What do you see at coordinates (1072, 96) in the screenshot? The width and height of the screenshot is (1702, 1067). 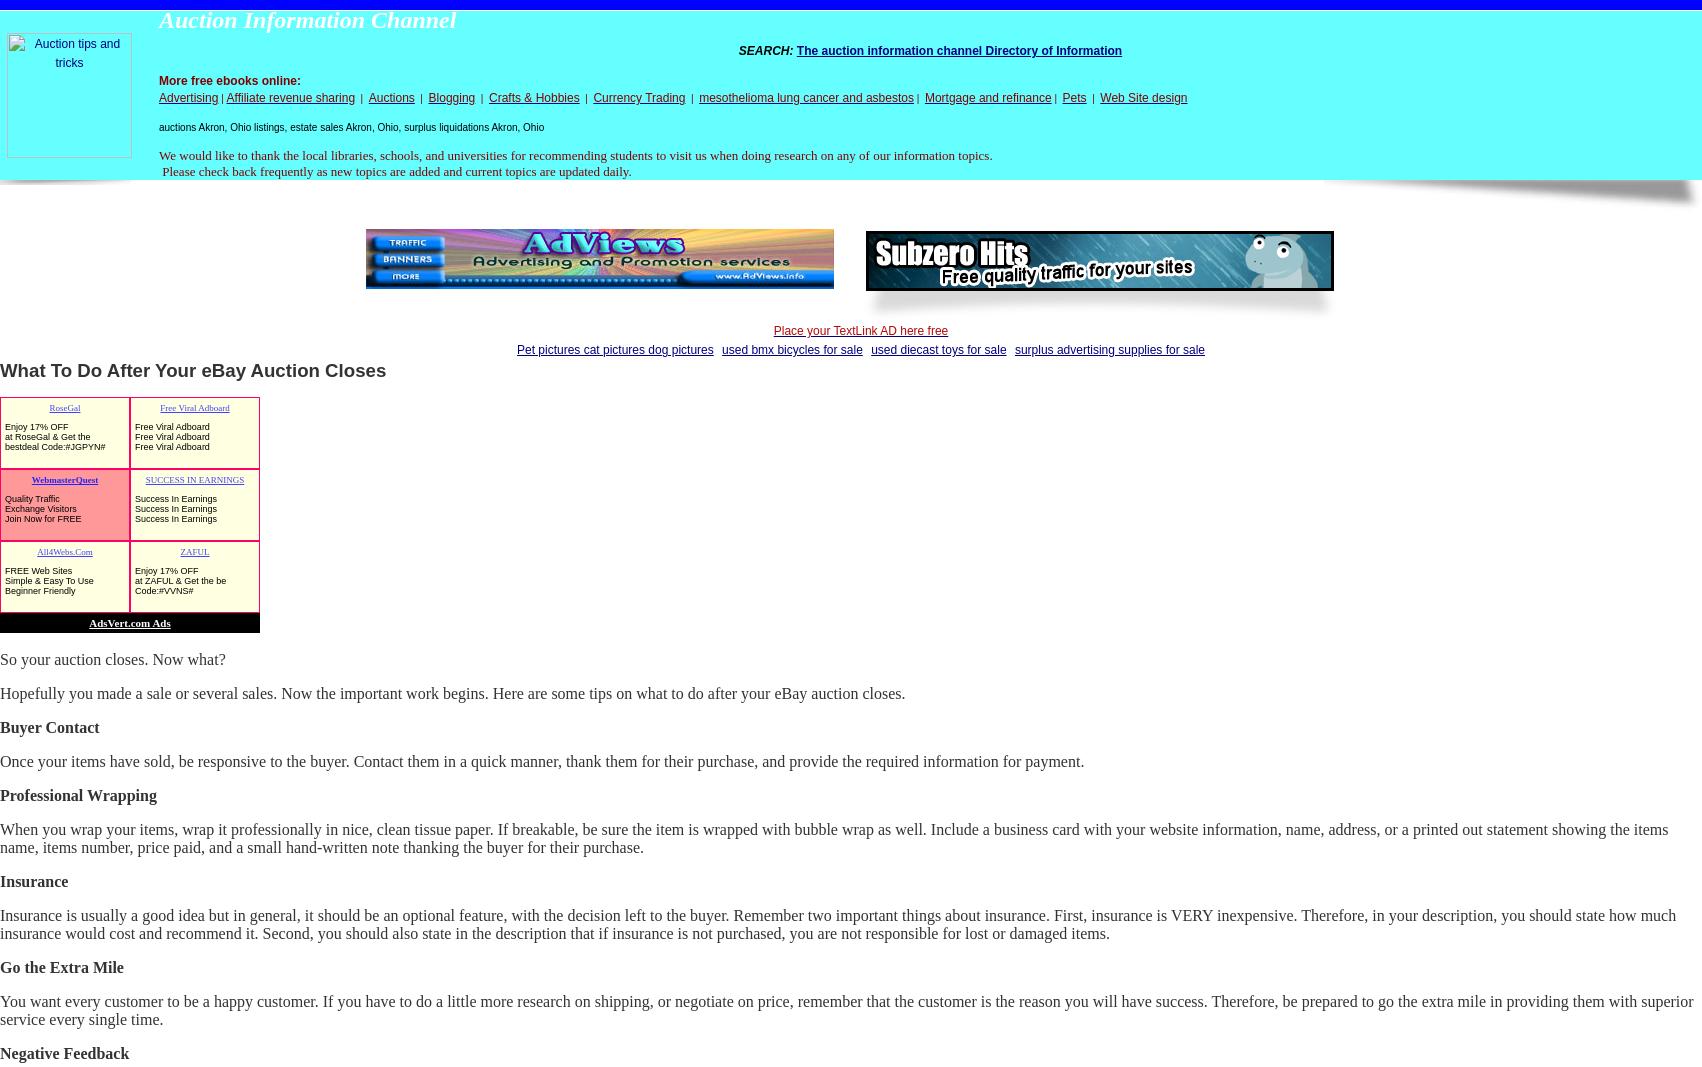 I see `'Pets'` at bounding box center [1072, 96].